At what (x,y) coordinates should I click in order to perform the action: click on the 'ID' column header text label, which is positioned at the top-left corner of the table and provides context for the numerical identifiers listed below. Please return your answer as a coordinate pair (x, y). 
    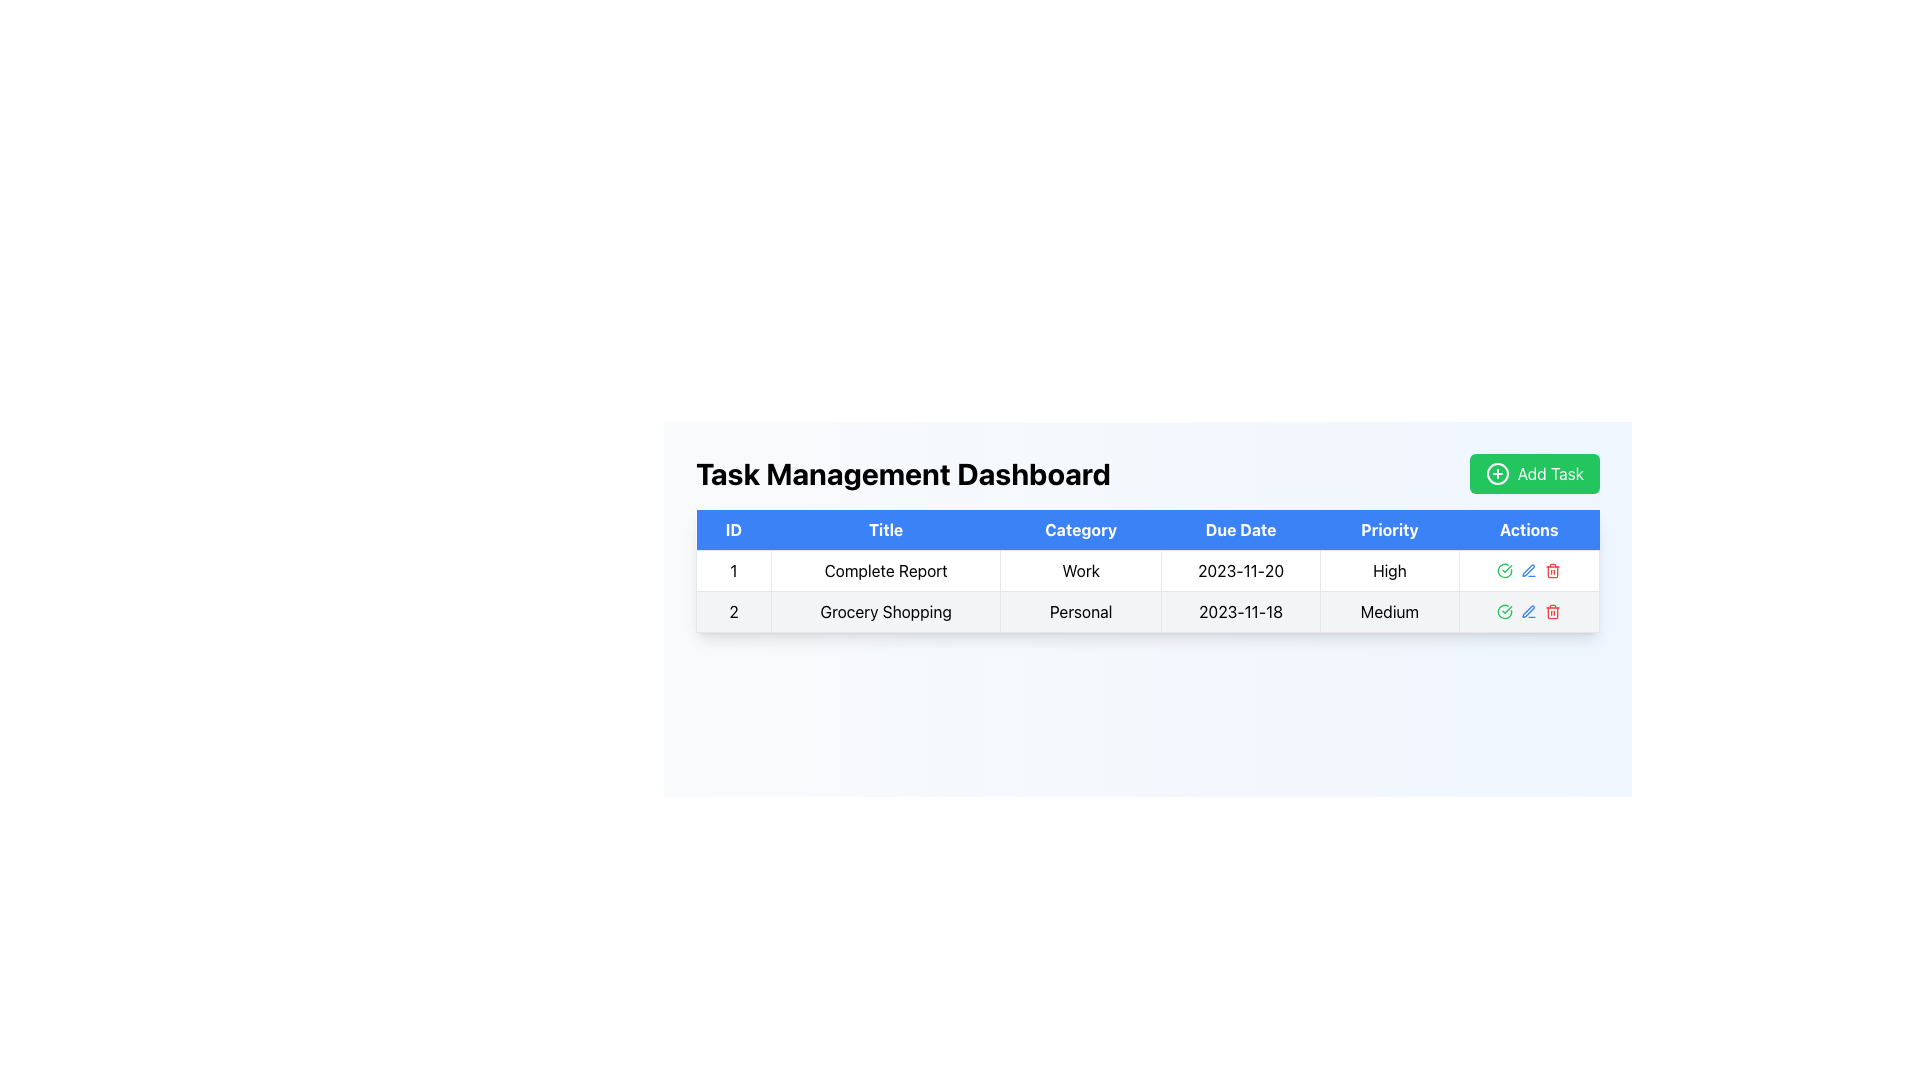
    Looking at the image, I should click on (733, 529).